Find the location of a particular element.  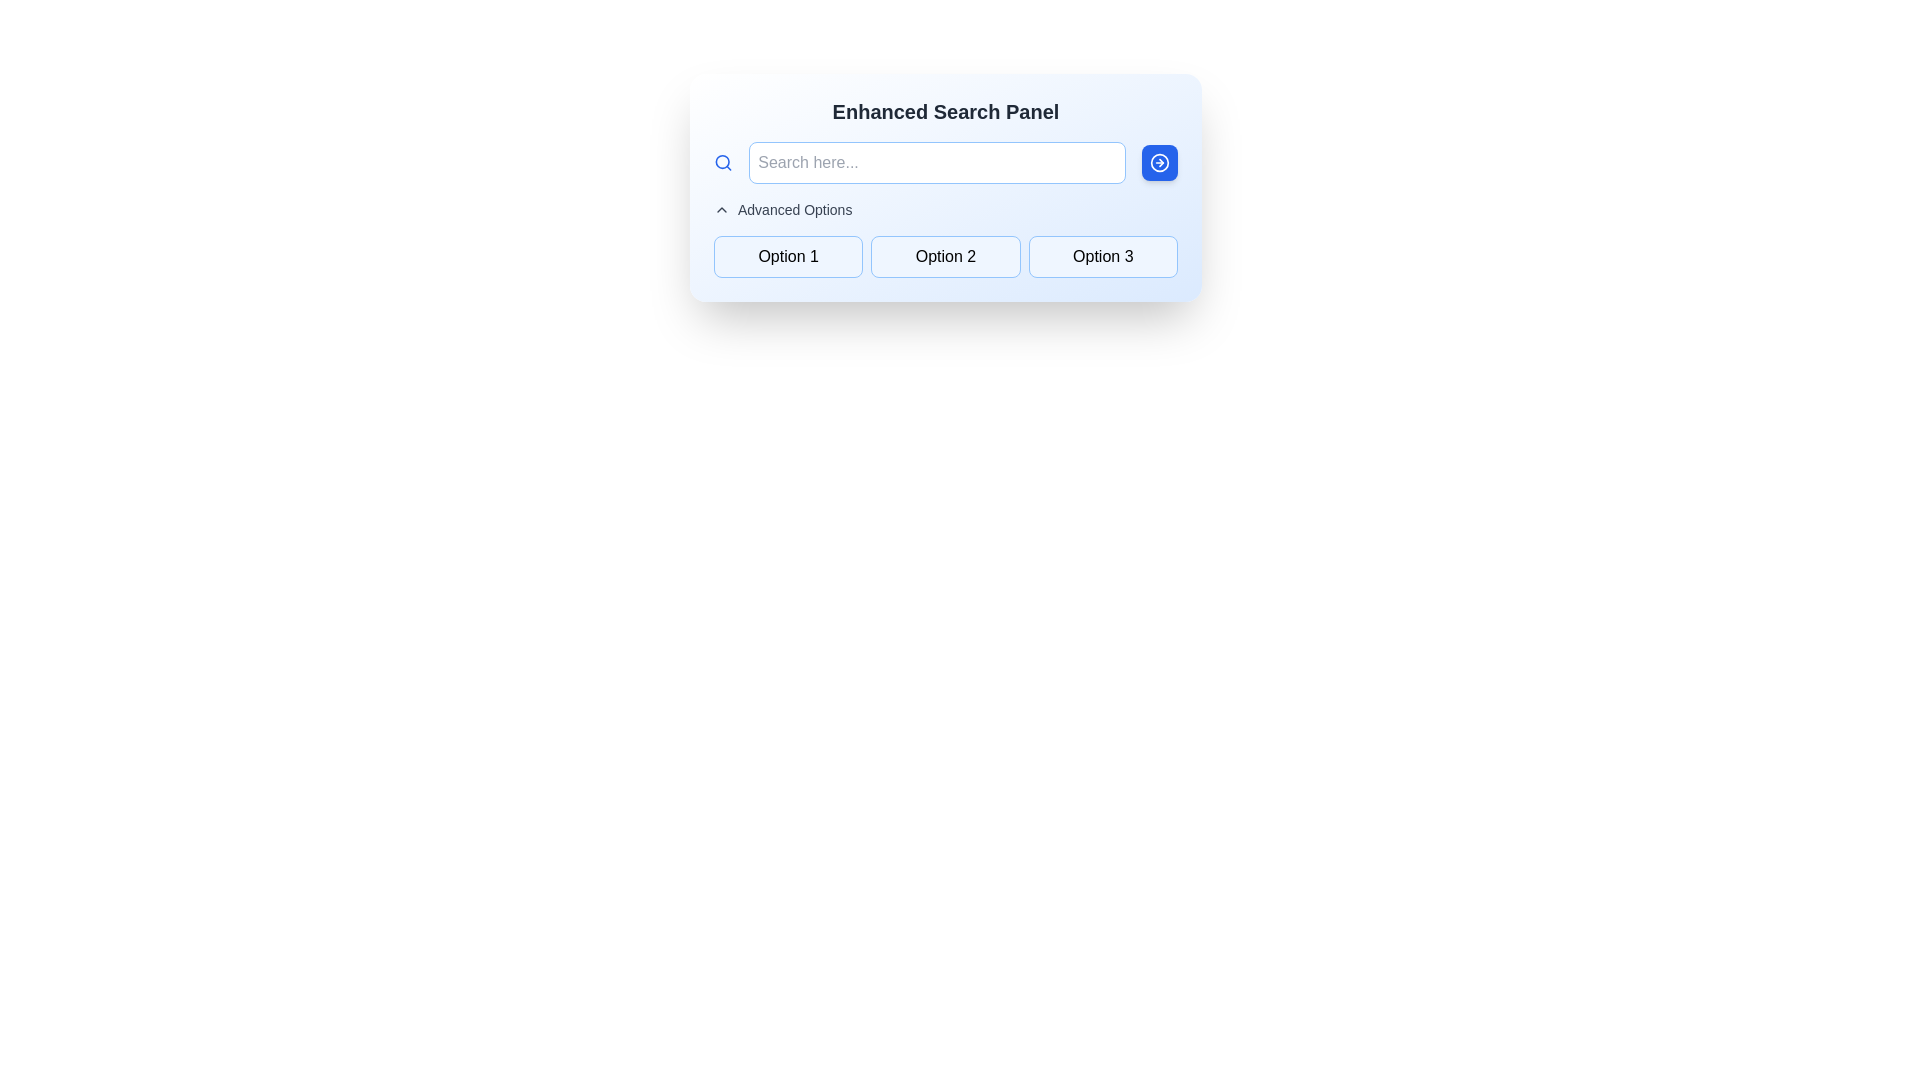

the circular part of the search icon in the Enhanced Search Panel, which is recognized as a decorative graphic aiding the search feature is located at coordinates (721, 161).